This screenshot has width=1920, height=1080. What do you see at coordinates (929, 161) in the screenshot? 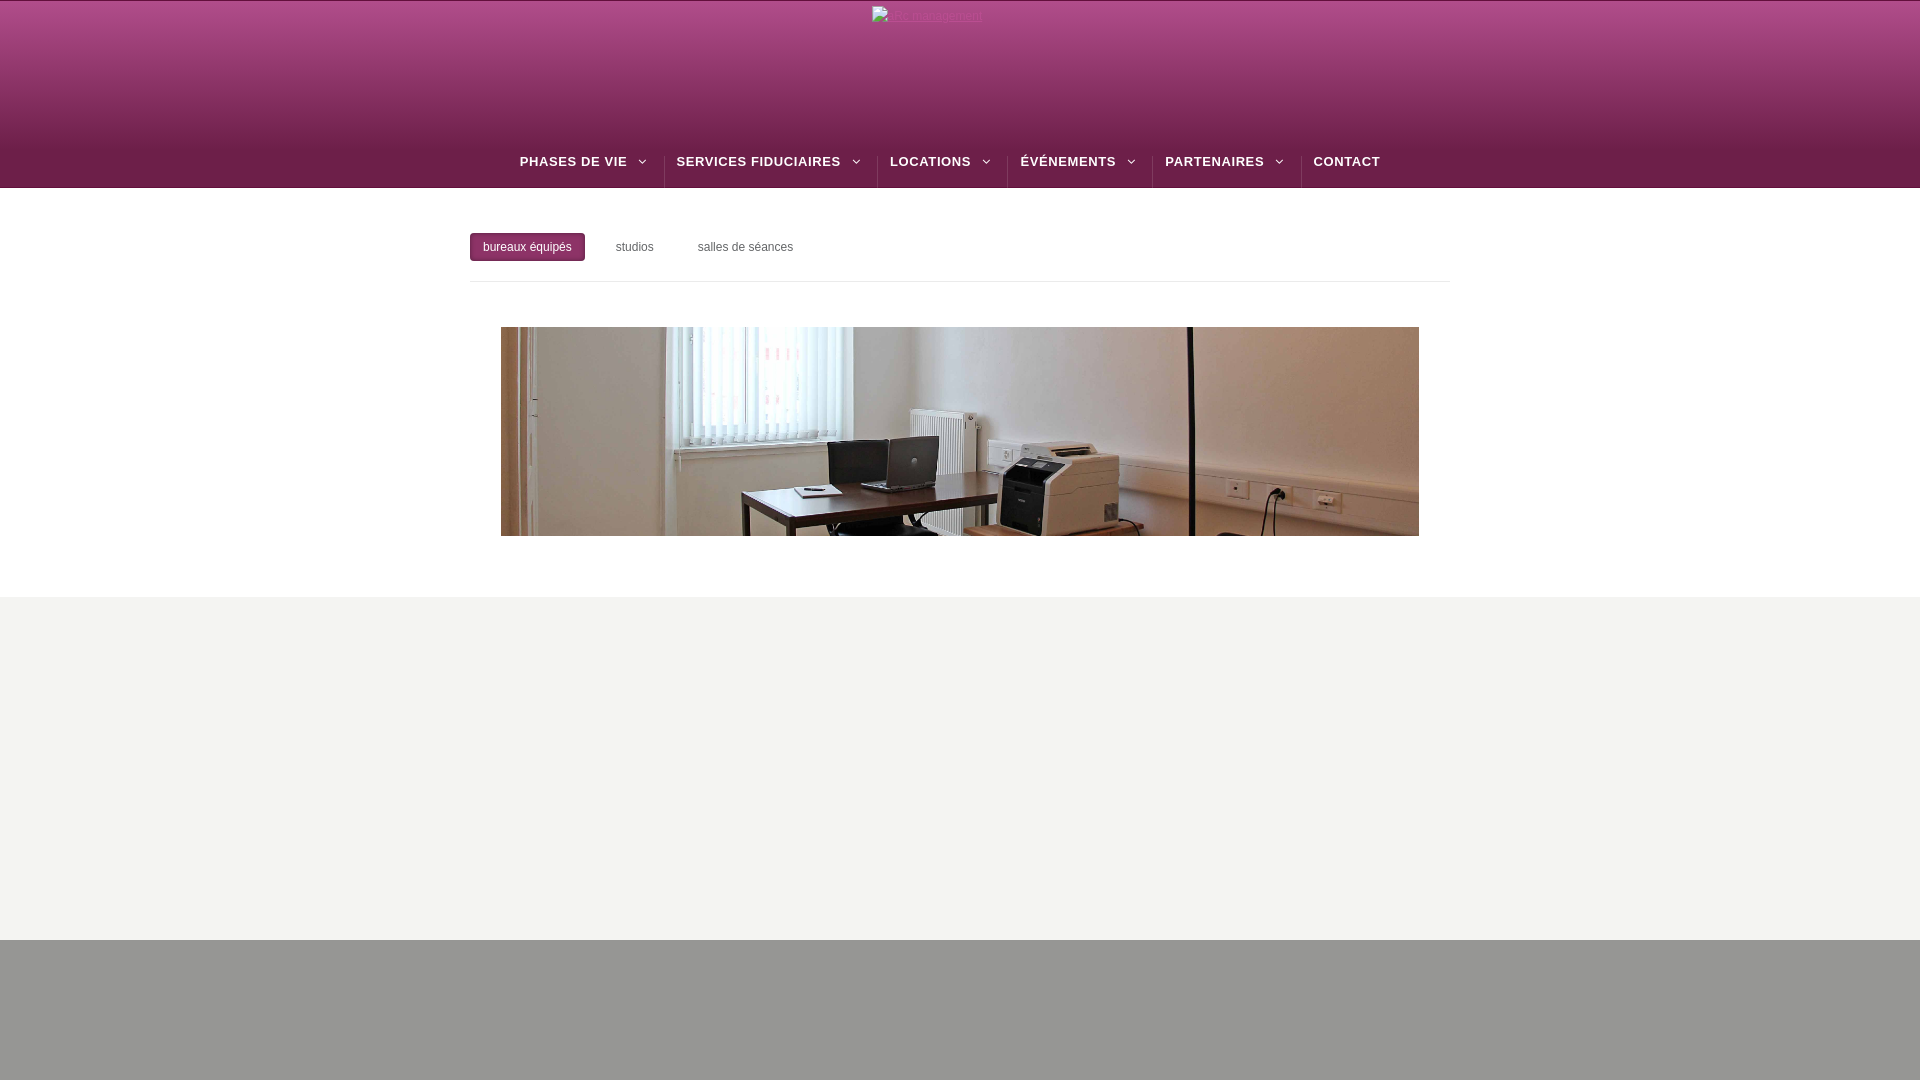
I see `'LOCATIONS'` at bounding box center [929, 161].